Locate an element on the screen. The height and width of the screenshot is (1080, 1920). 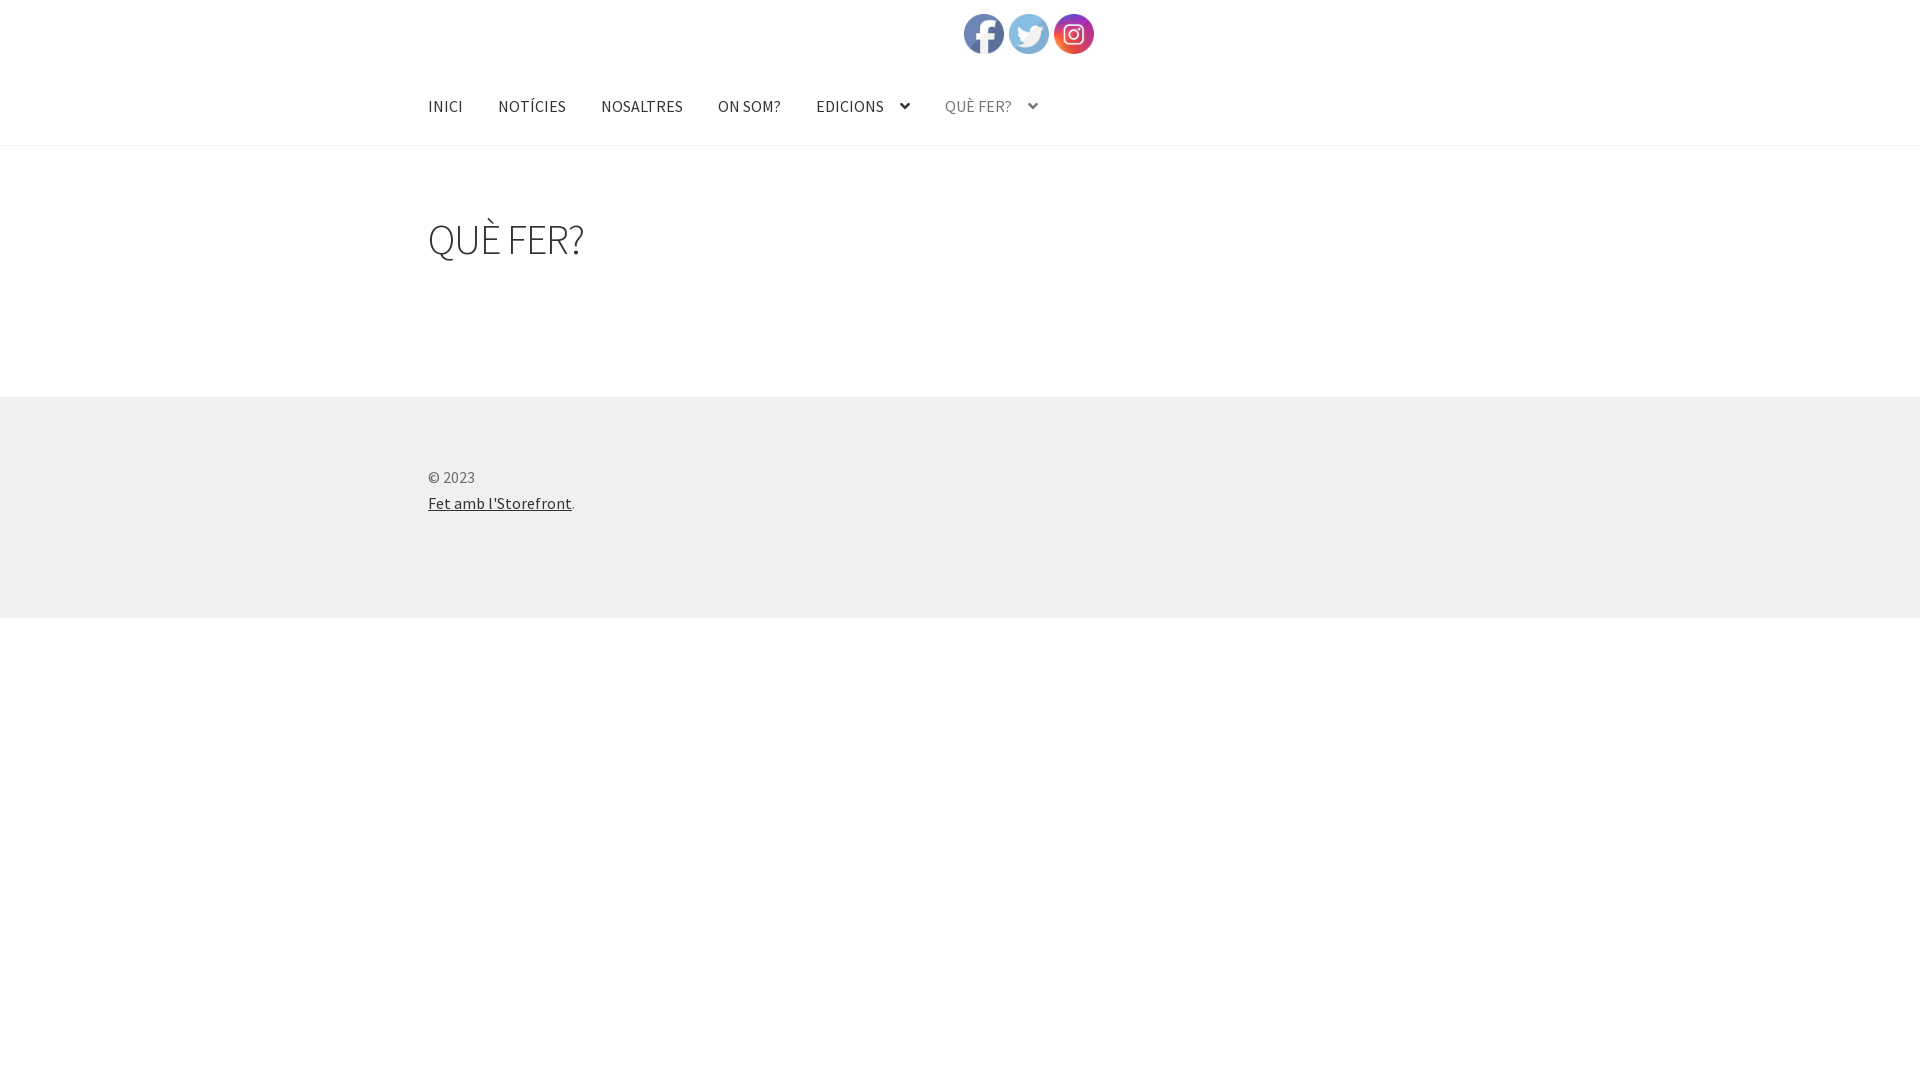
'Facebook' is located at coordinates (983, 34).